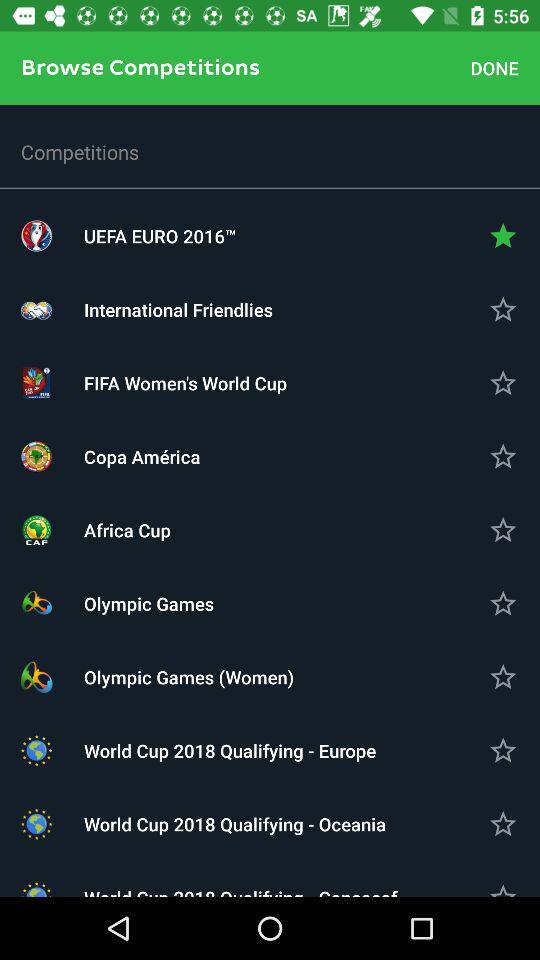  What do you see at coordinates (270, 236) in the screenshot?
I see `item below the competitions item` at bounding box center [270, 236].